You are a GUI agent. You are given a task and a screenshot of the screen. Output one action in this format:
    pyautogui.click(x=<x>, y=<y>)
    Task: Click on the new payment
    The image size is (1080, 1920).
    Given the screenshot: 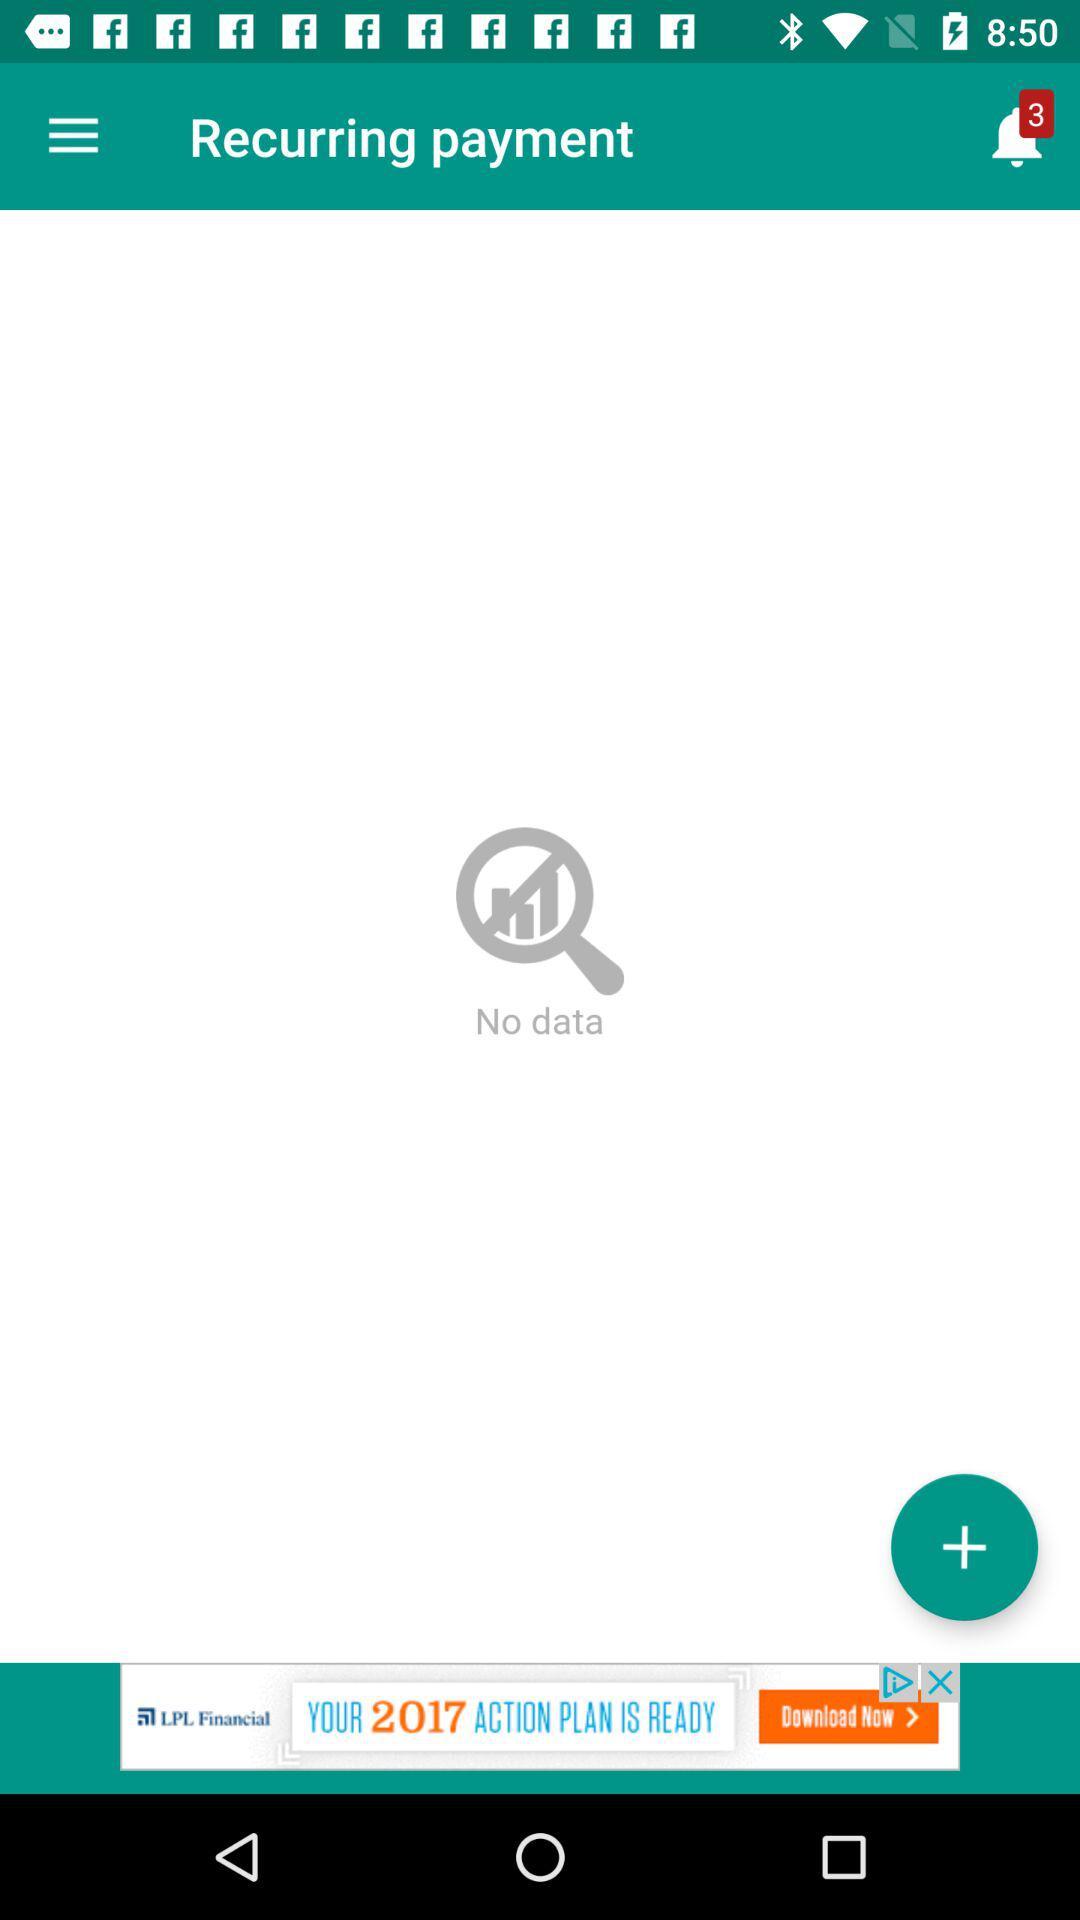 What is the action you would take?
    pyautogui.click(x=963, y=1546)
    